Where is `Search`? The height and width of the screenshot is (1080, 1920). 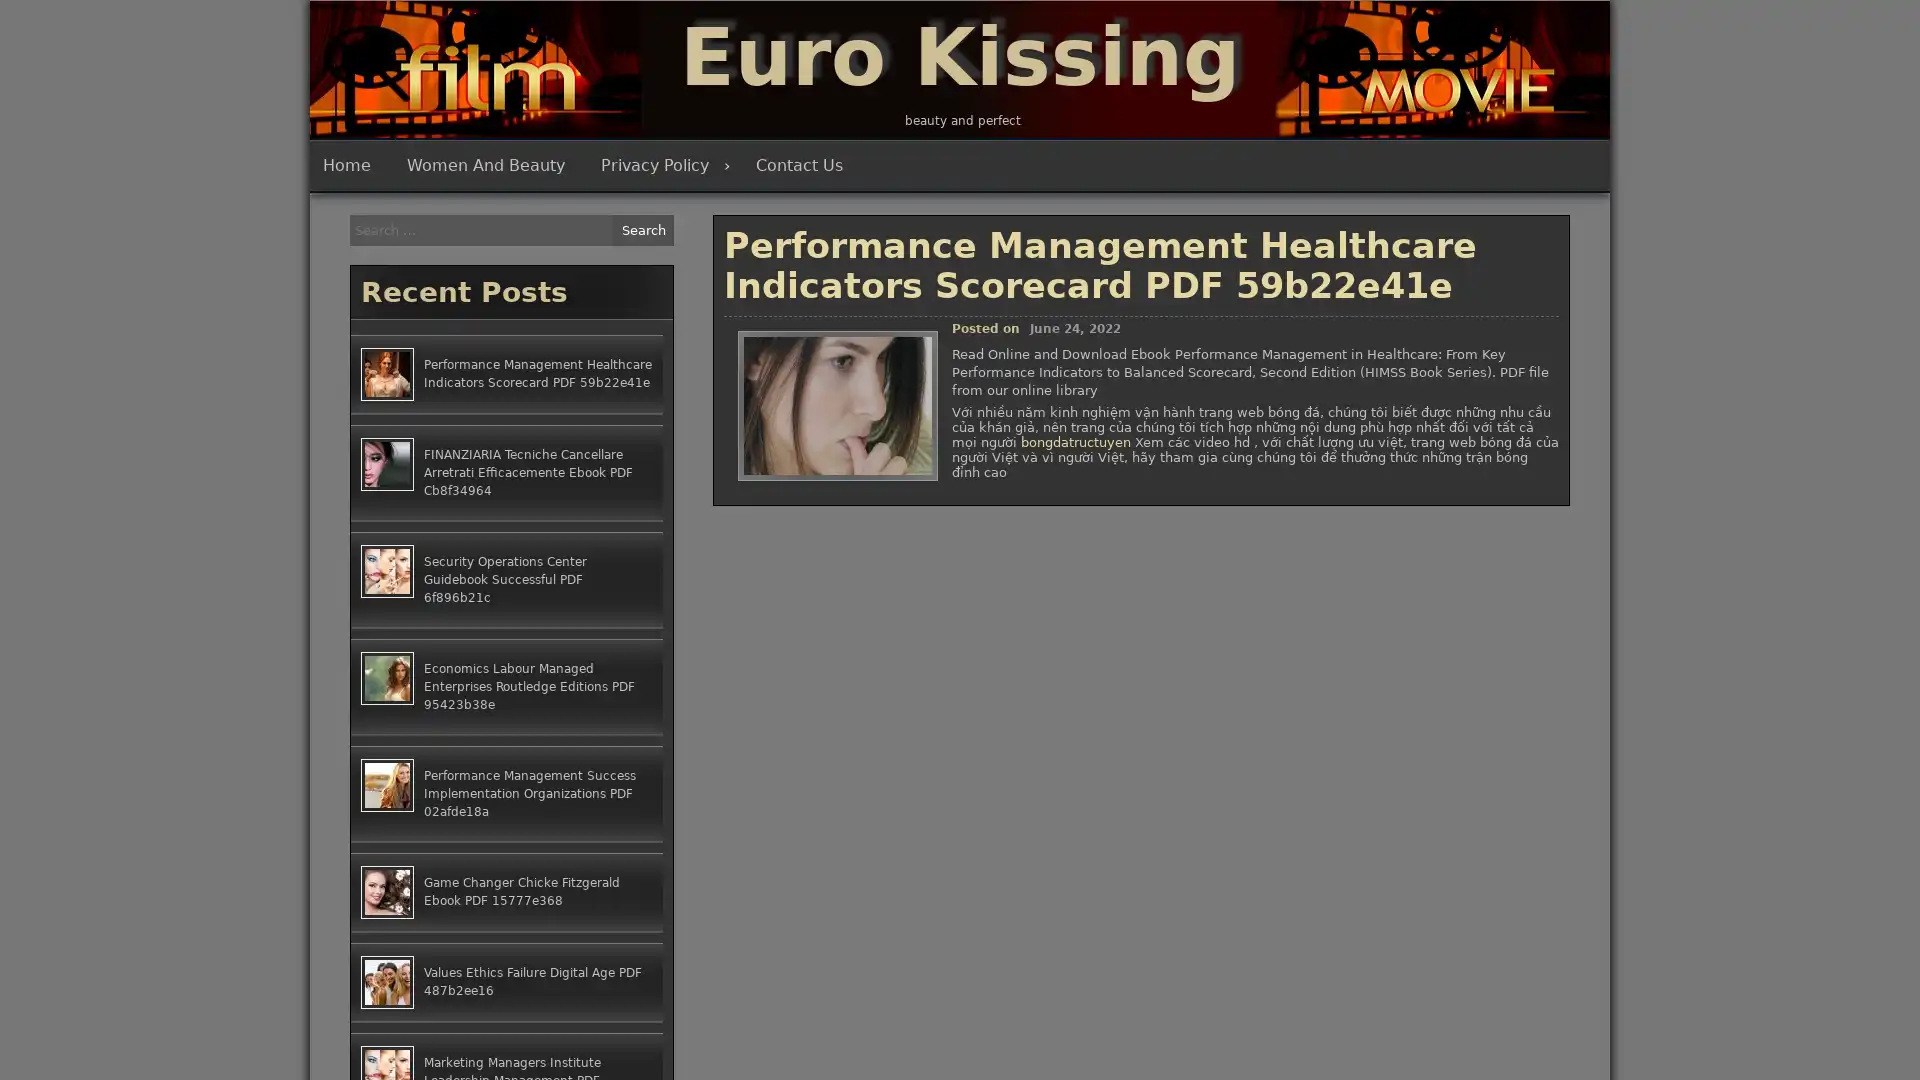 Search is located at coordinates (643, 229).